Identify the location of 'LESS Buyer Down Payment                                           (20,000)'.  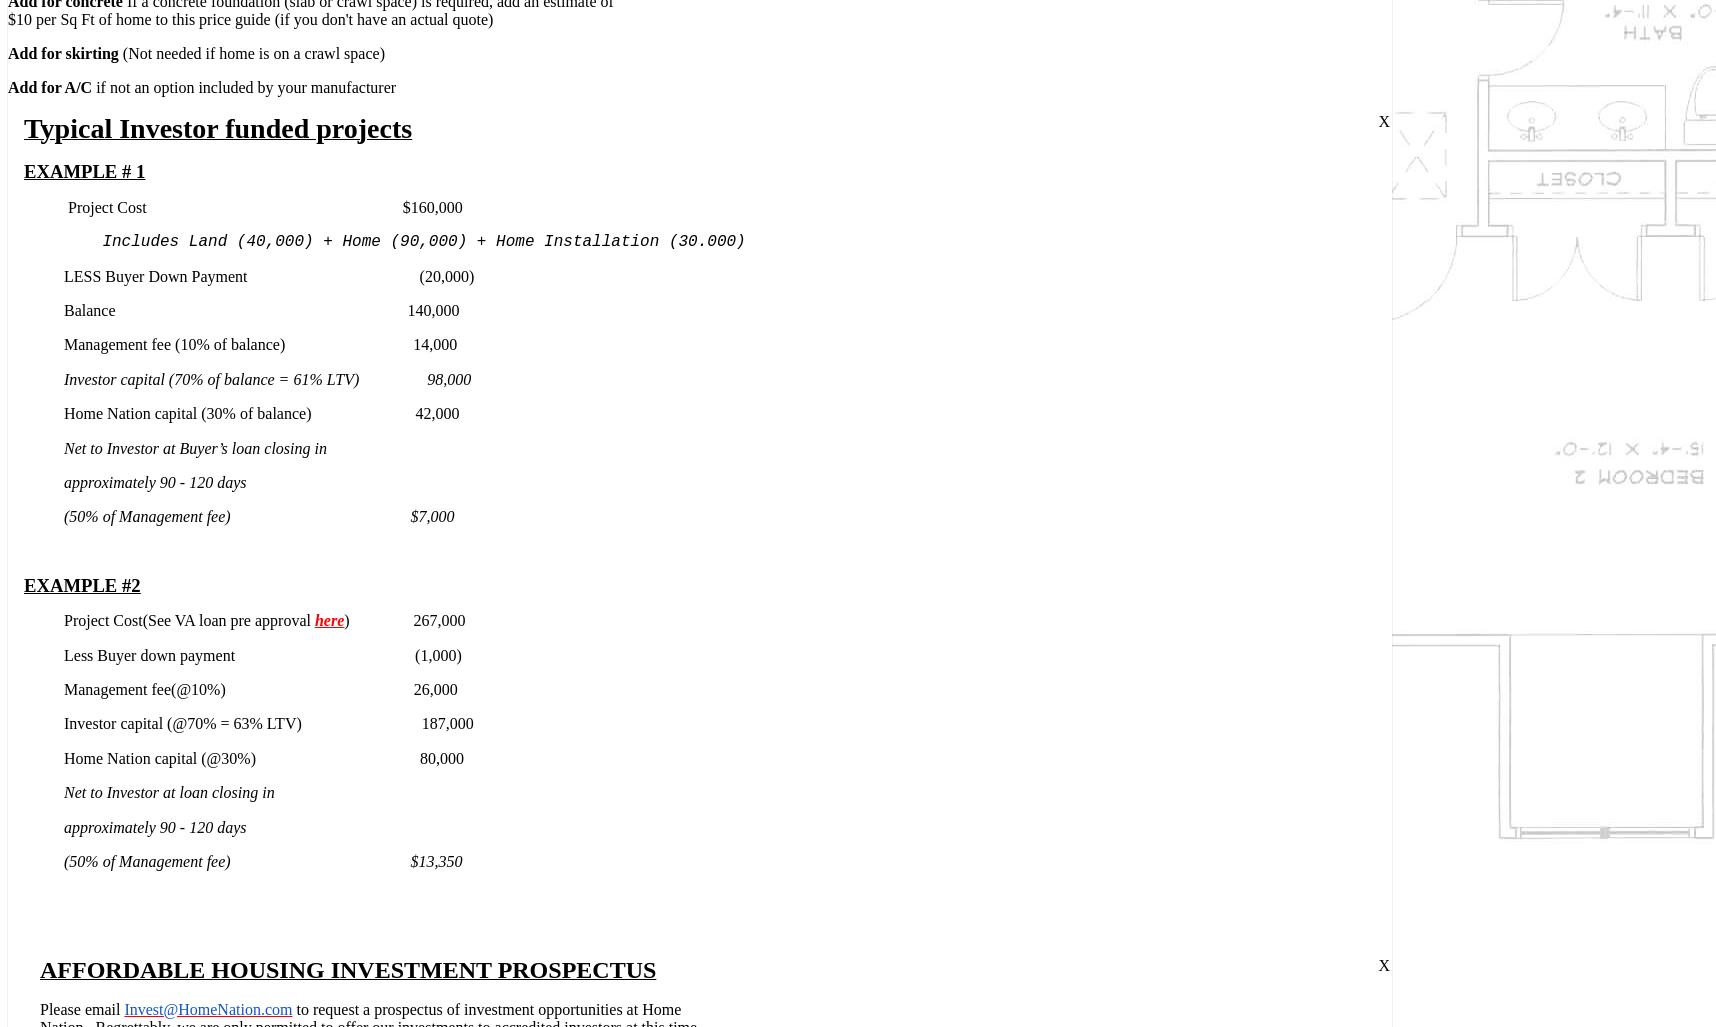
(268, 275).